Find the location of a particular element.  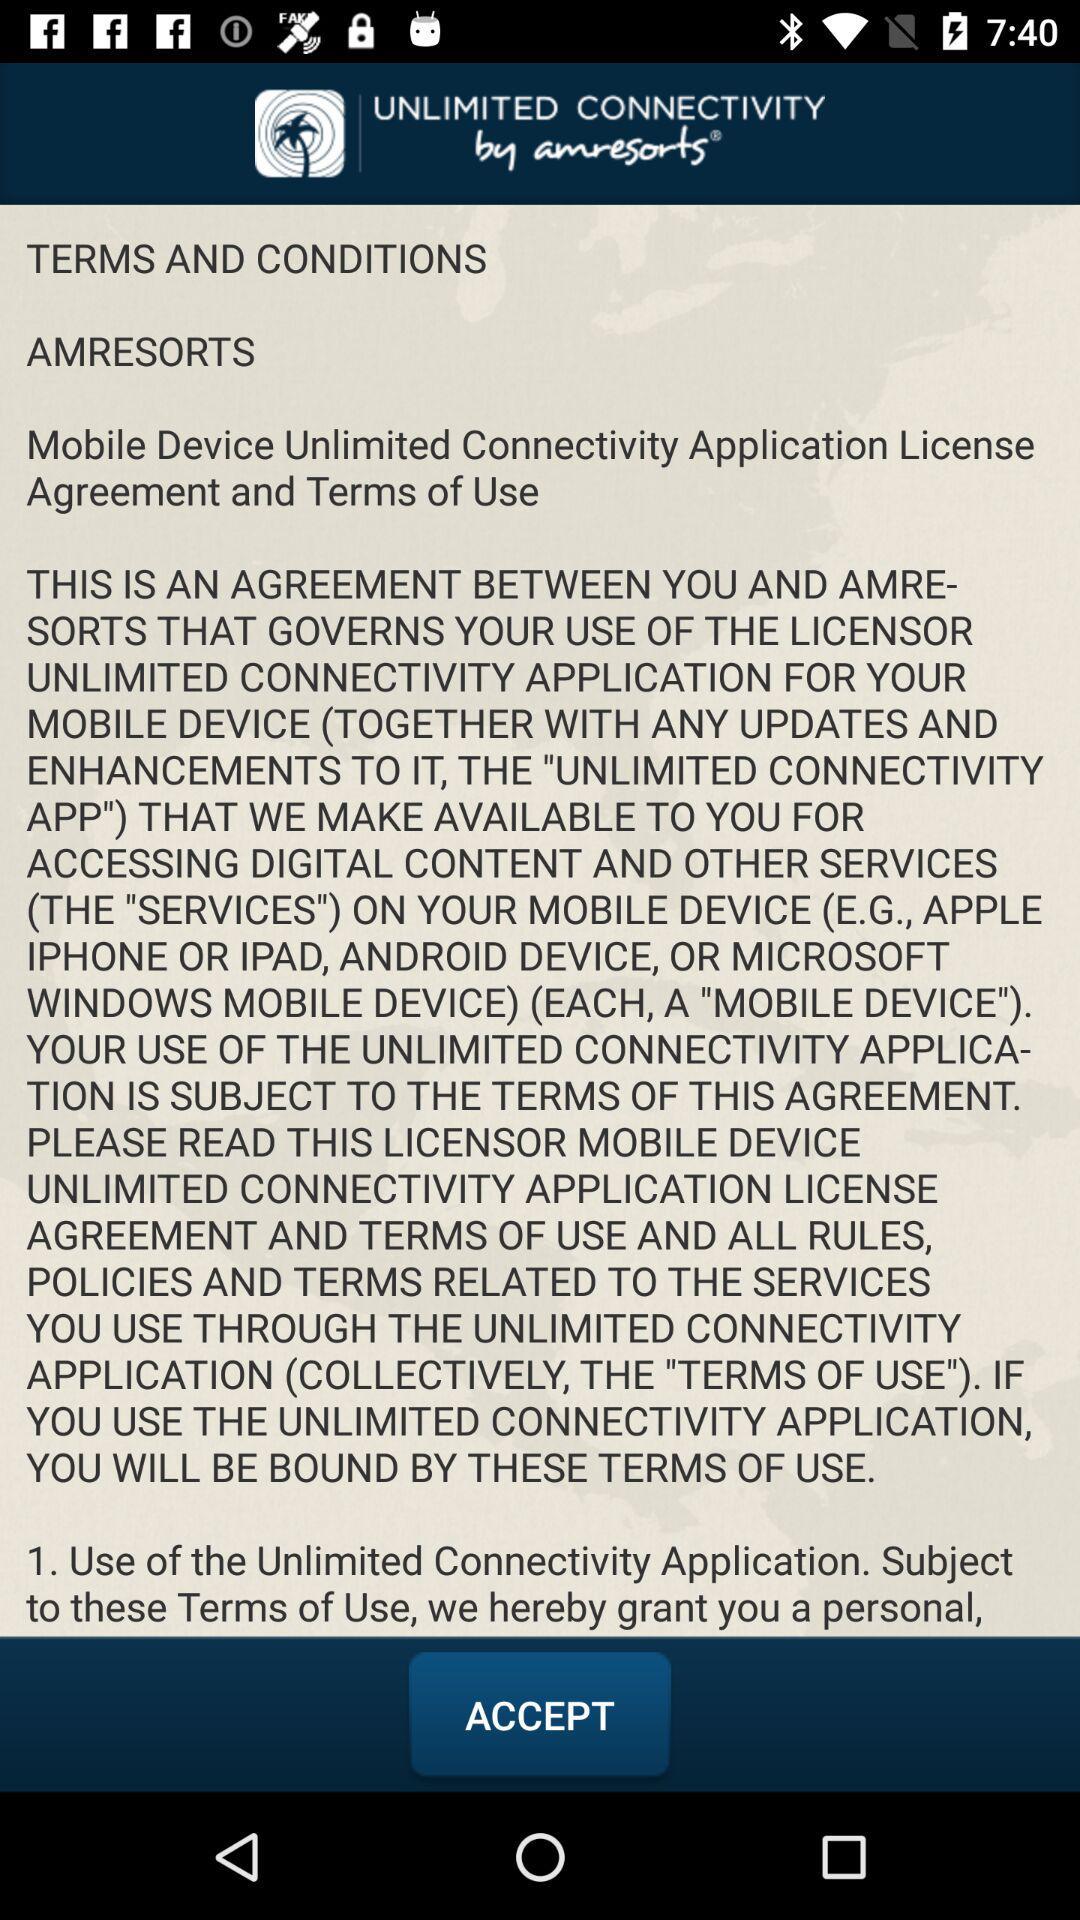

accept icon is located at coordinates (540, 1714).